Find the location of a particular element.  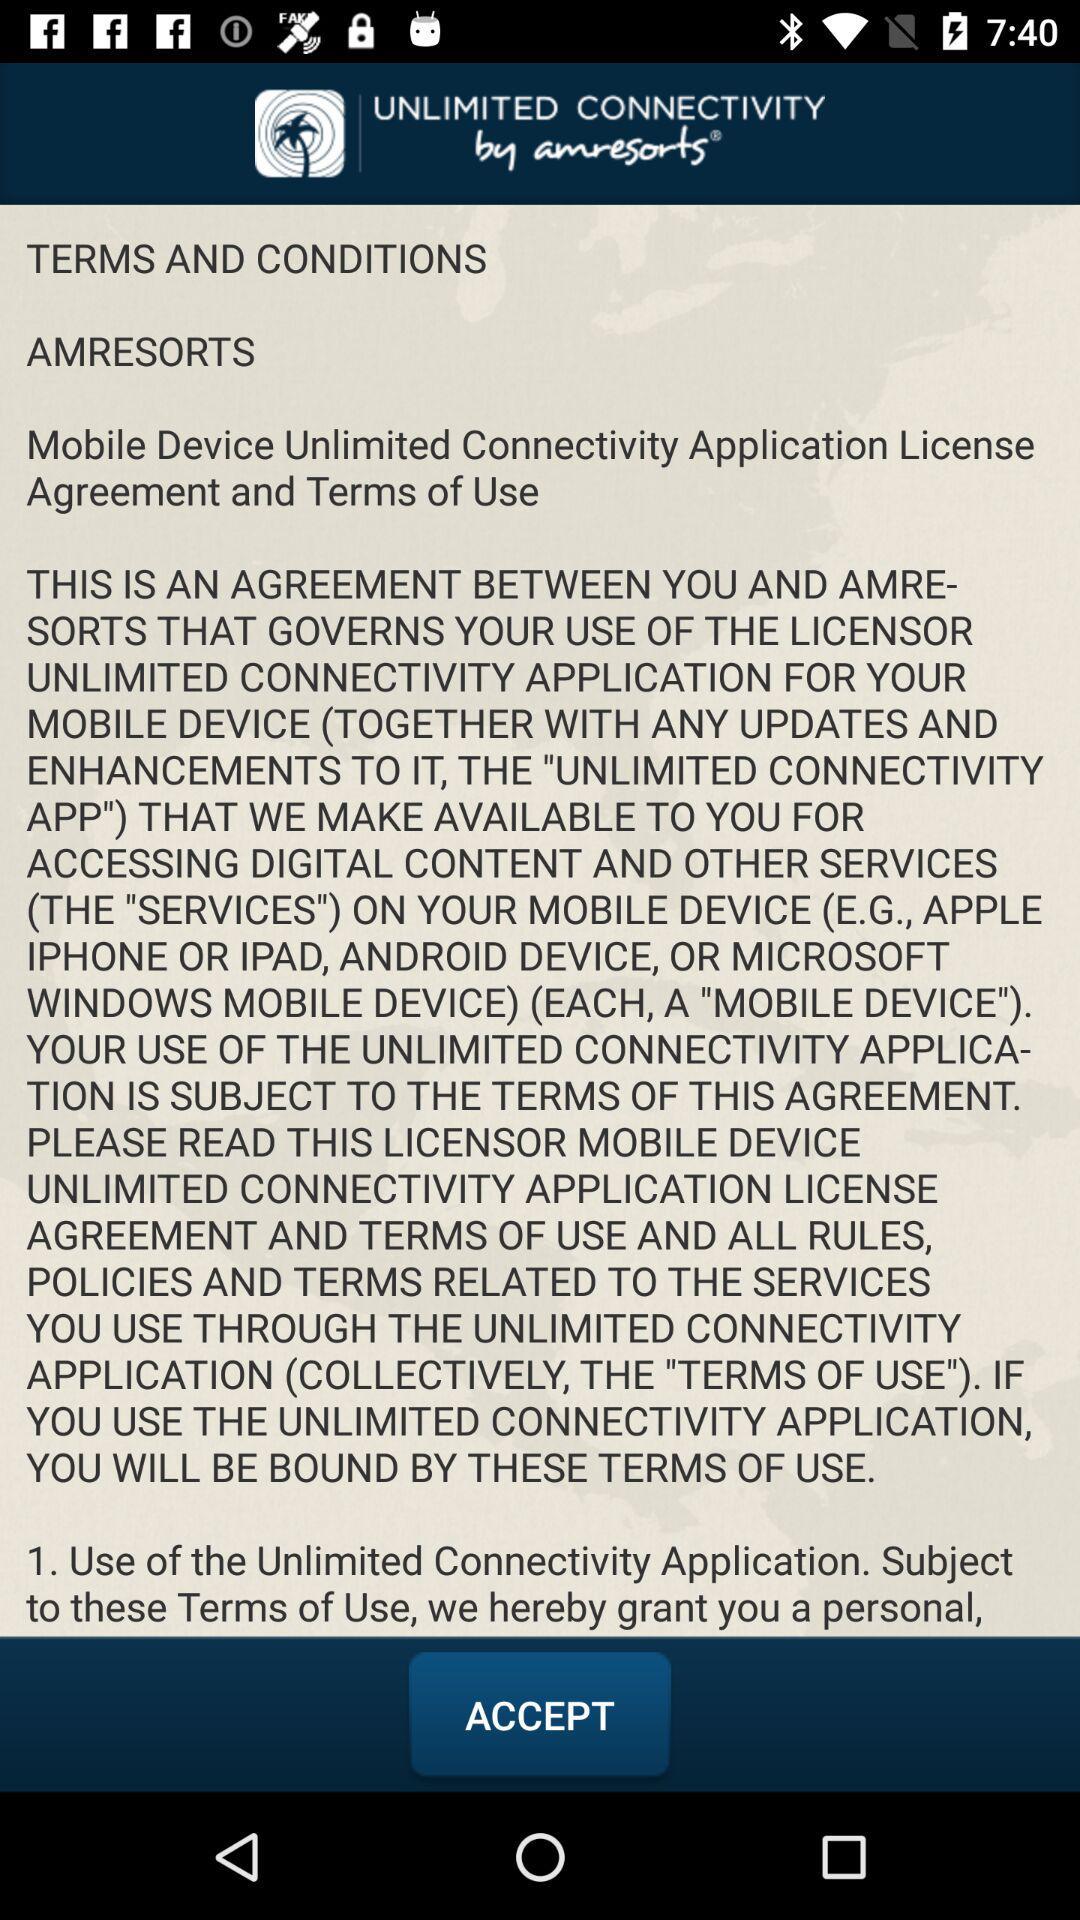

accept icon is located at coordinates (540, 1714).